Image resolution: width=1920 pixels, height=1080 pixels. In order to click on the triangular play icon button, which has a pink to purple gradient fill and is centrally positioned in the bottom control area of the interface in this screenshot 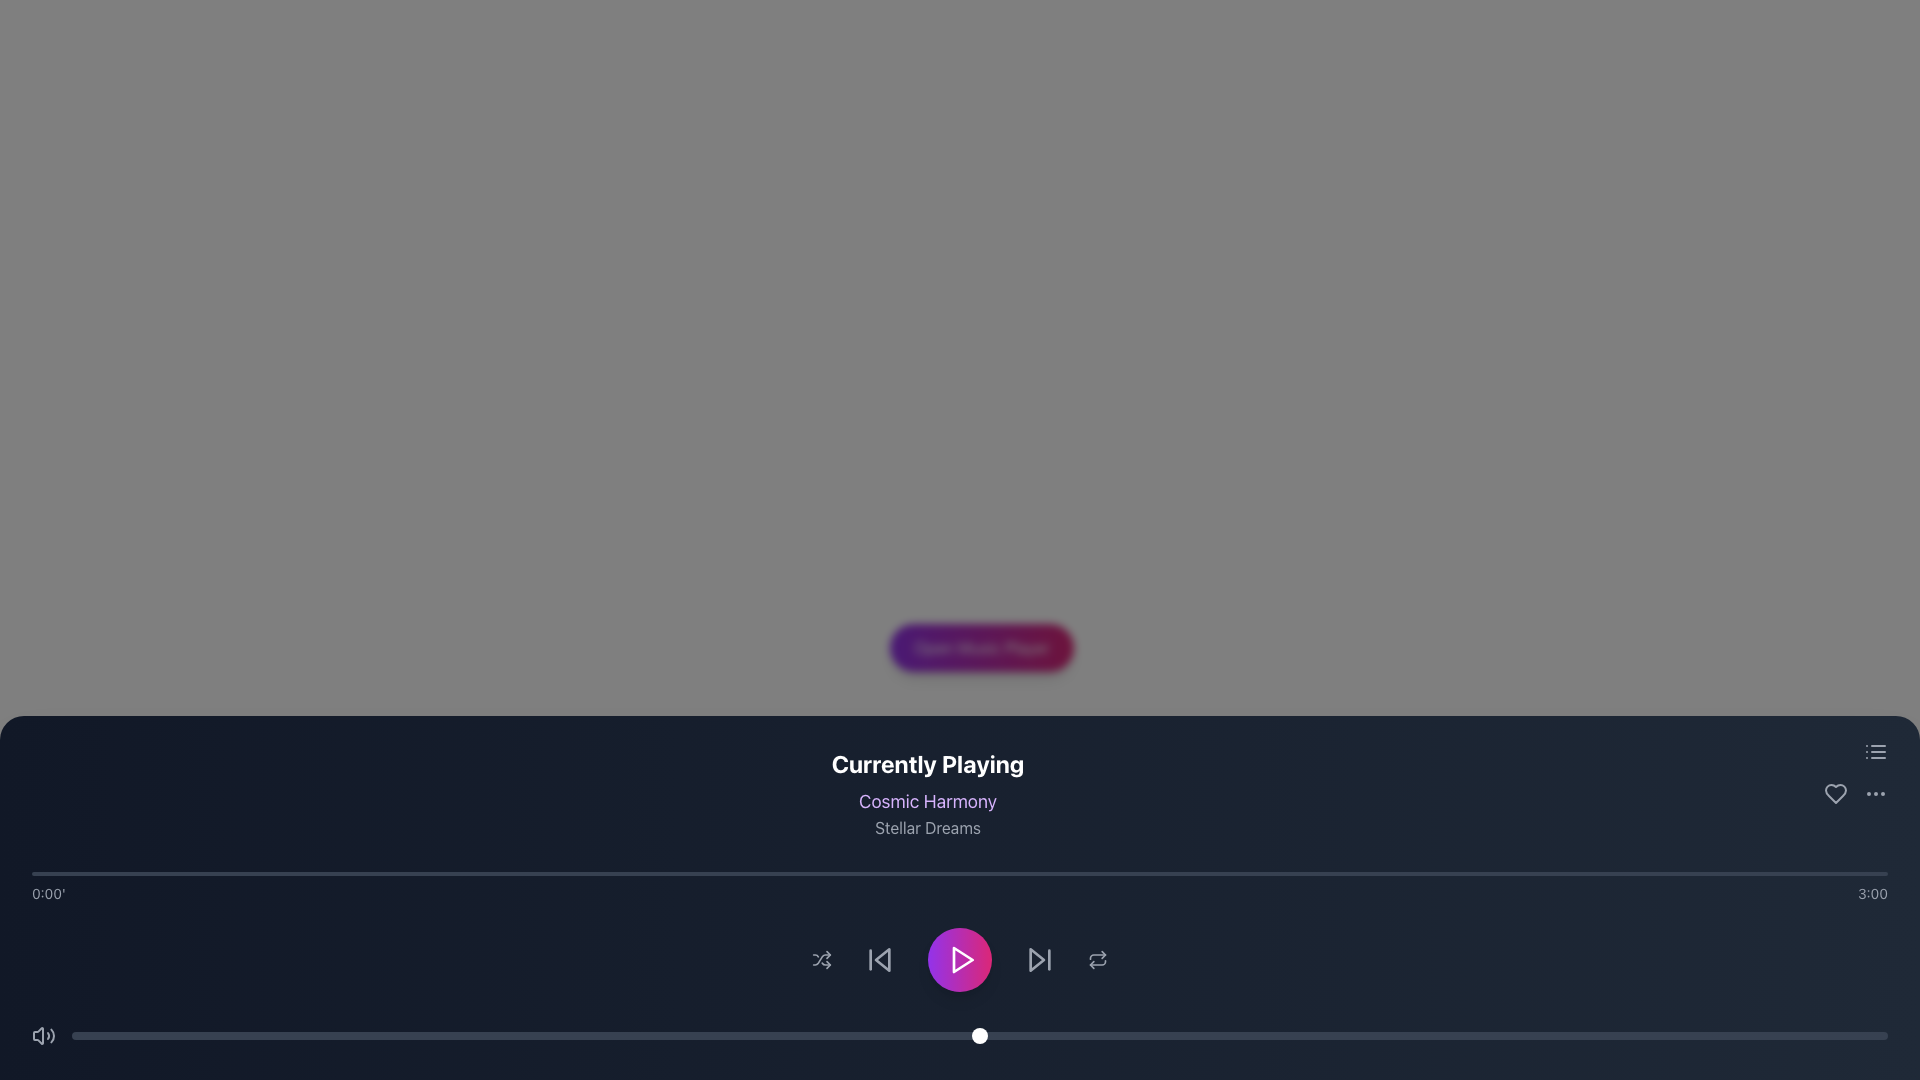, I will do `click(963, 959)`.